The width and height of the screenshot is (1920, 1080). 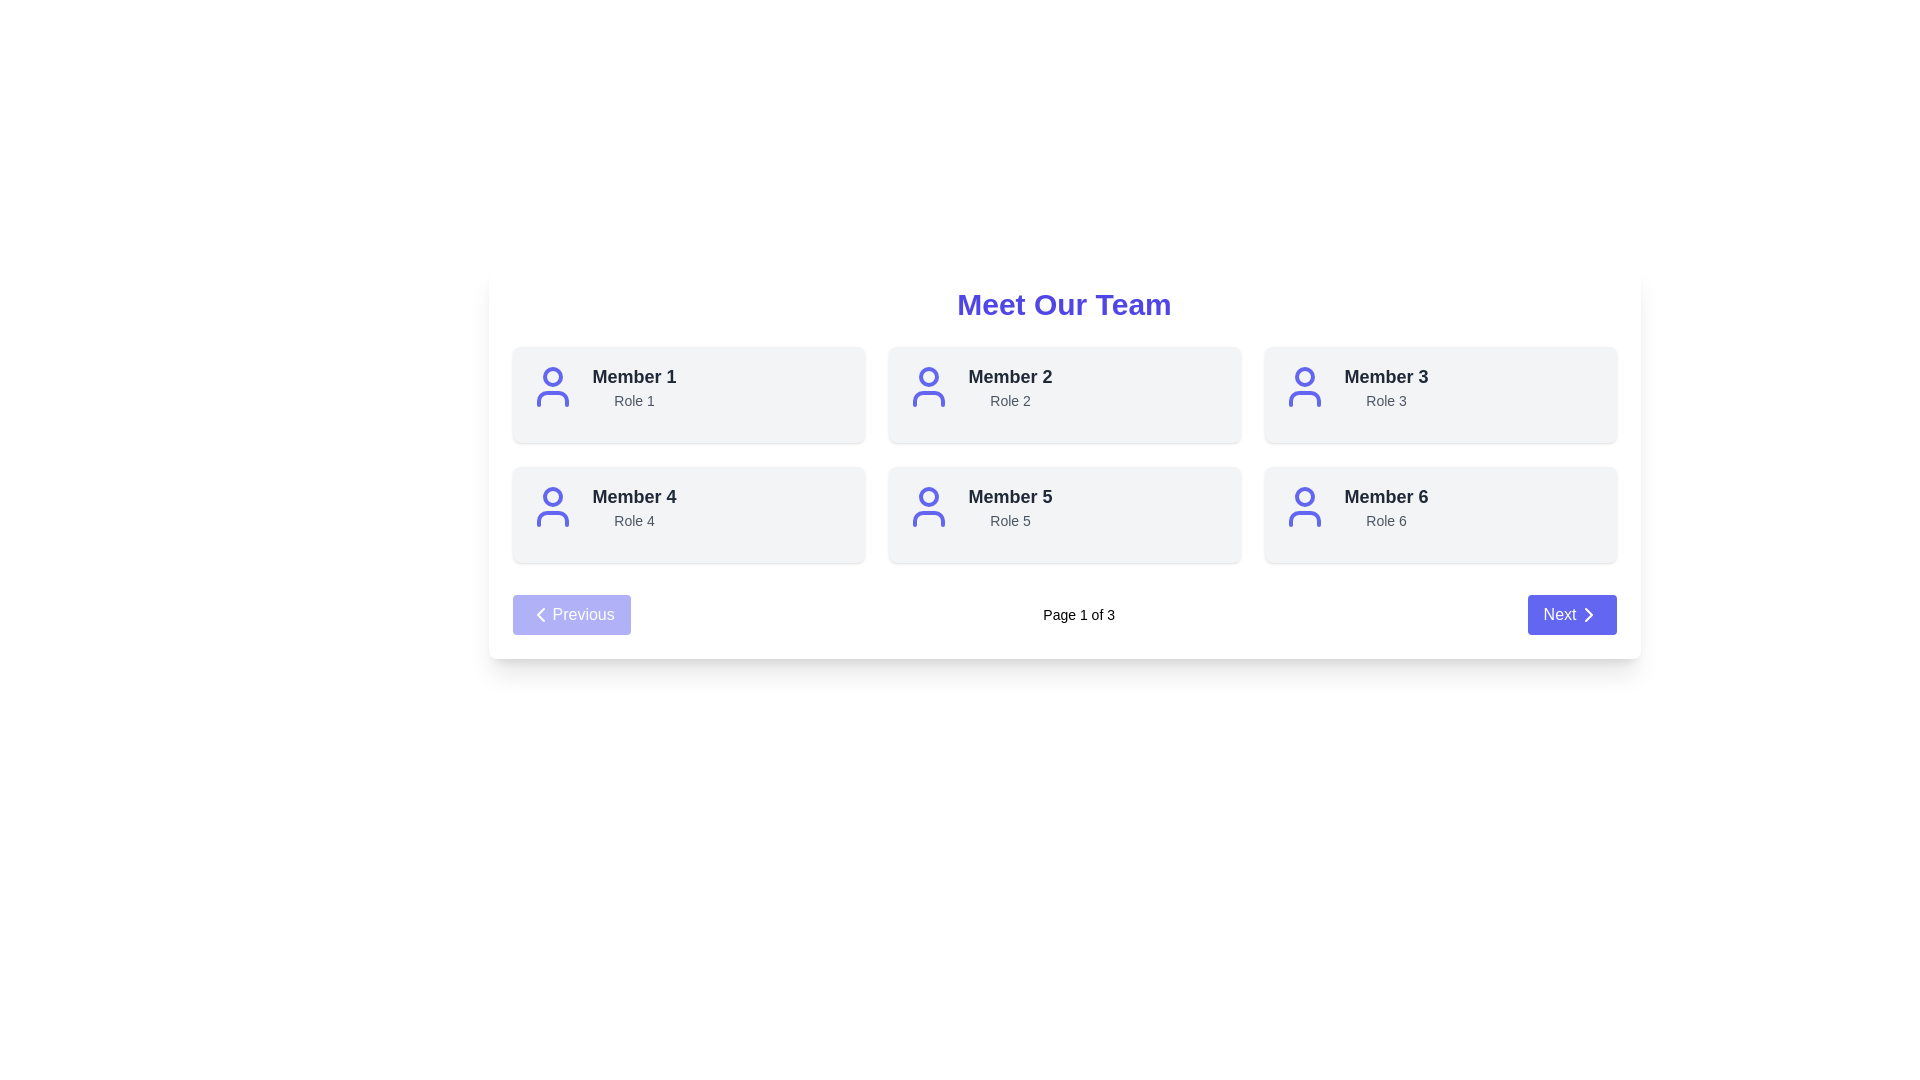 What do you see at coordinates (1010, 519) in the screenshot?
I see `the text label indicating the role of the member in the fifth card of the grid layout, located in the bottom row, second column` at bounding box center [1010, 519].